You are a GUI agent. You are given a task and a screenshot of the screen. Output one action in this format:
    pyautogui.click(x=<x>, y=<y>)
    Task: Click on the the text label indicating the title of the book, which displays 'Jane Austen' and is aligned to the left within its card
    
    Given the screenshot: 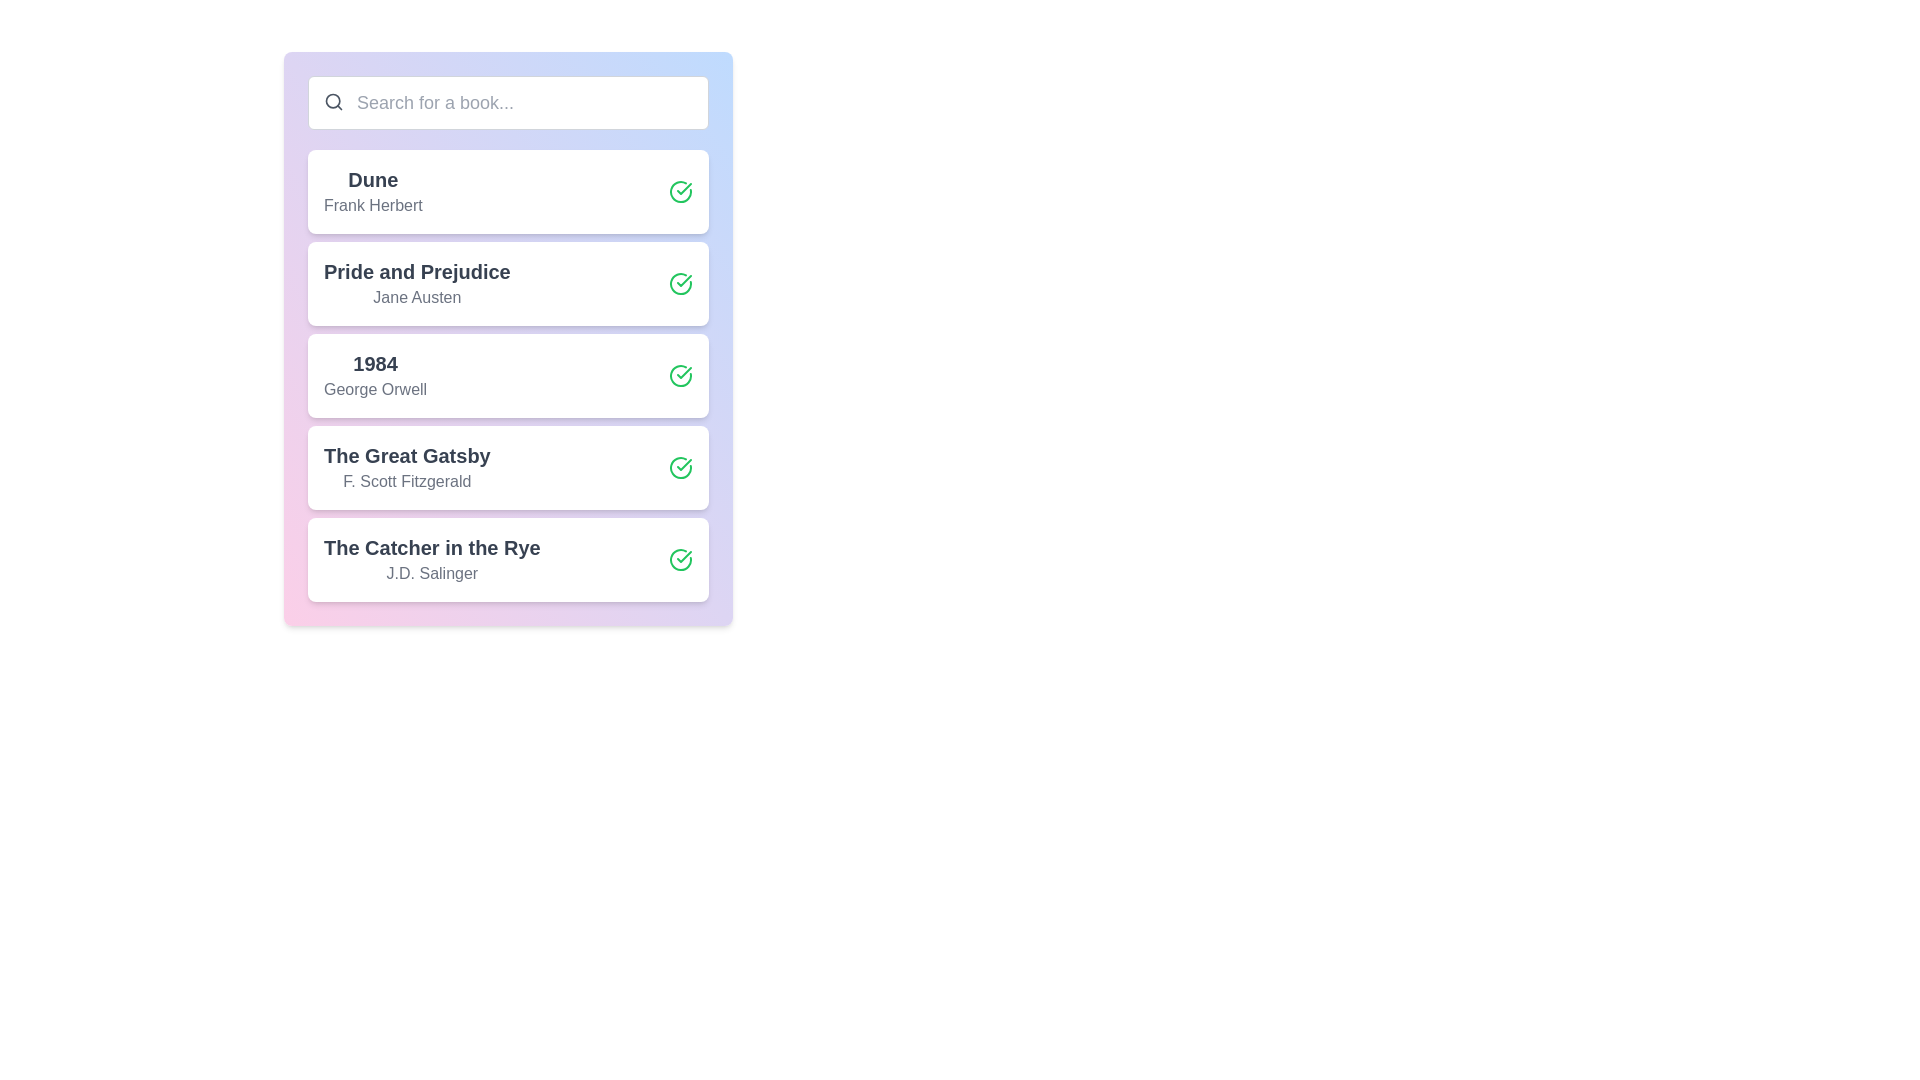 What is the action you would take?
    pyautogui.click(x=416, y=272)
    